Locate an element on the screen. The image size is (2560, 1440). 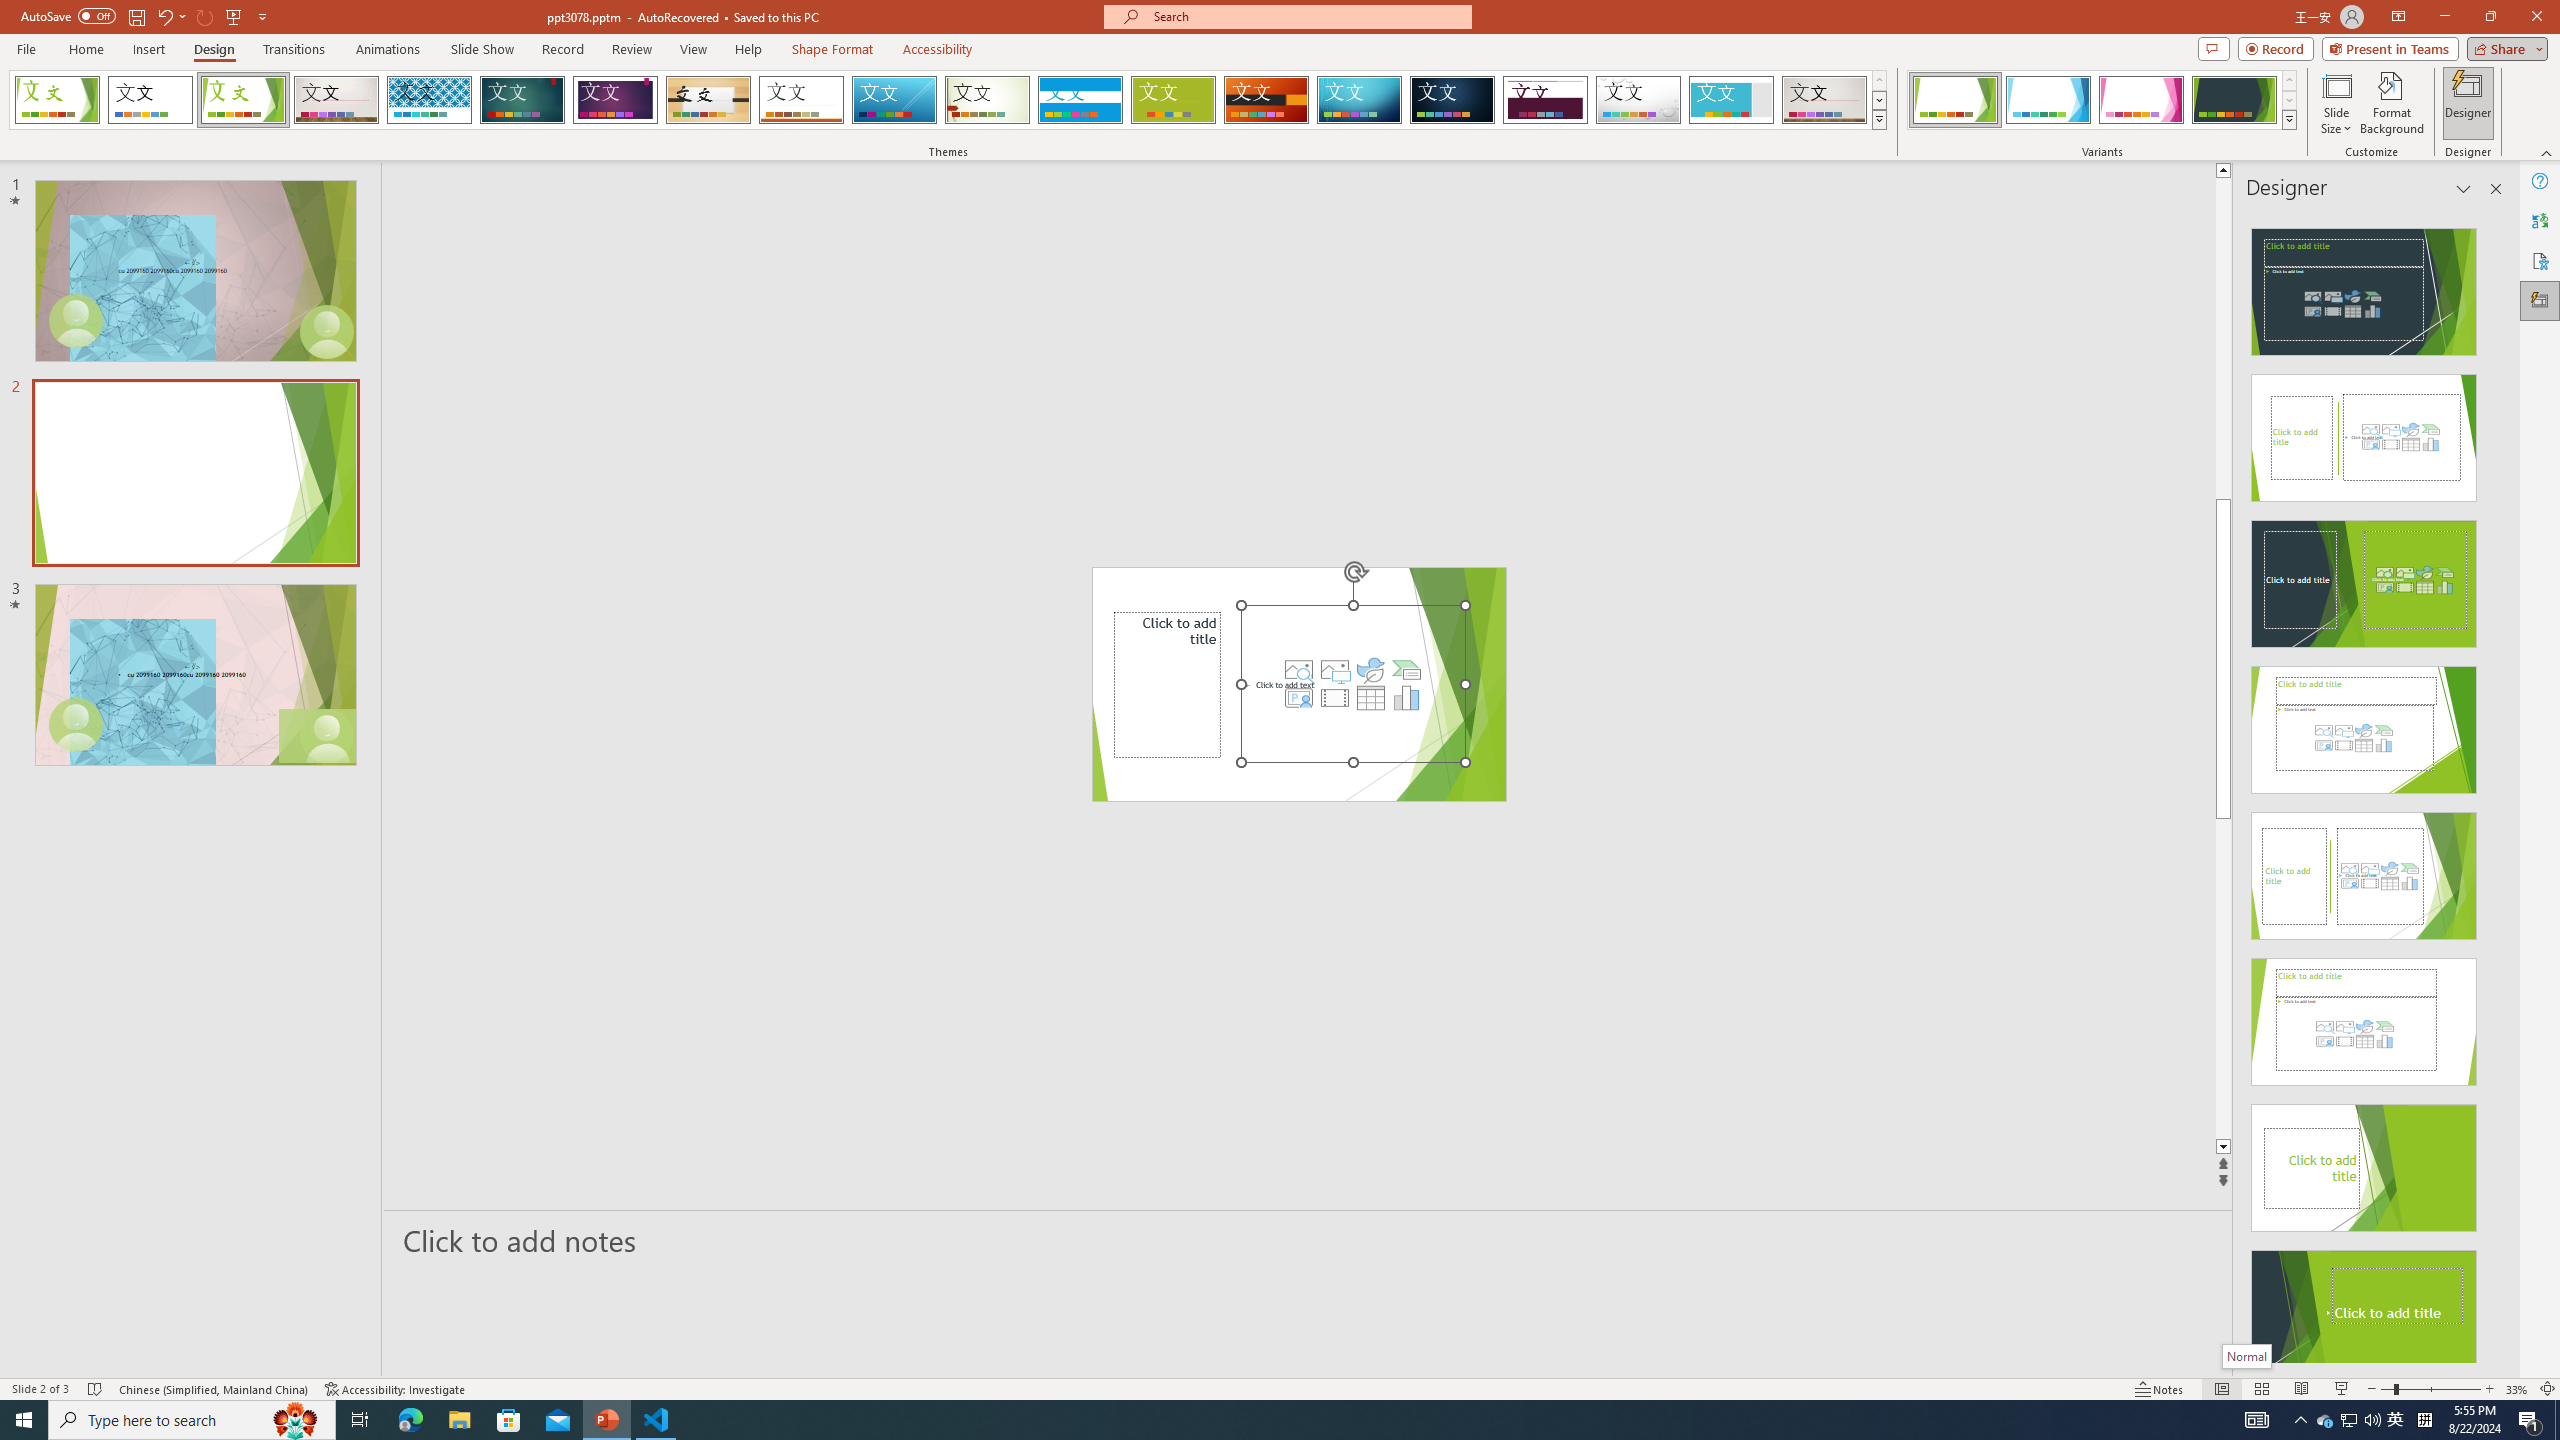
'Ion Boardroom' is located at coordinates (615, 99).